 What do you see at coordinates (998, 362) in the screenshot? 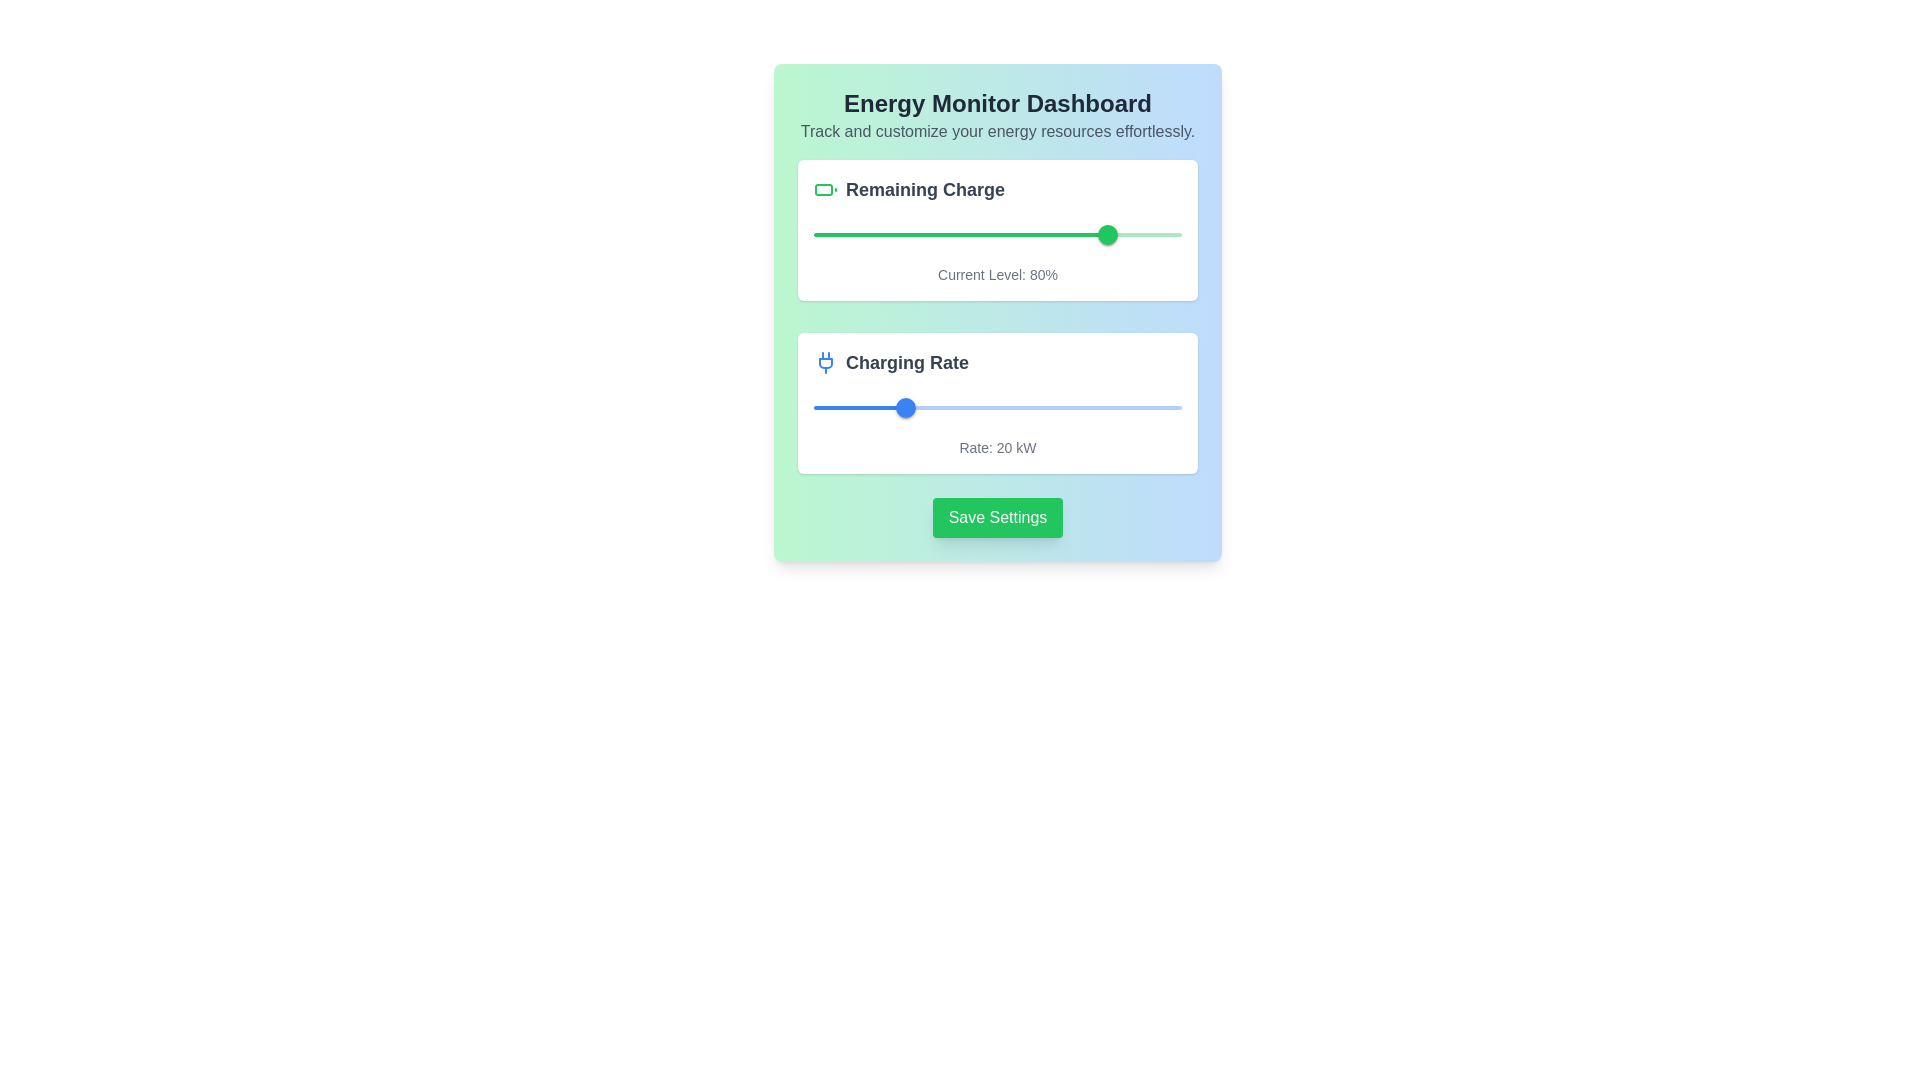
I see `the label displaying 'Charging Rate' with the accompanying blue plug icon, which is positioned in a white rectangular card layout, below 'Remaining Charge' and above the slider labeled 'Rate: 20 kW'` at bounding box center [998, 362].